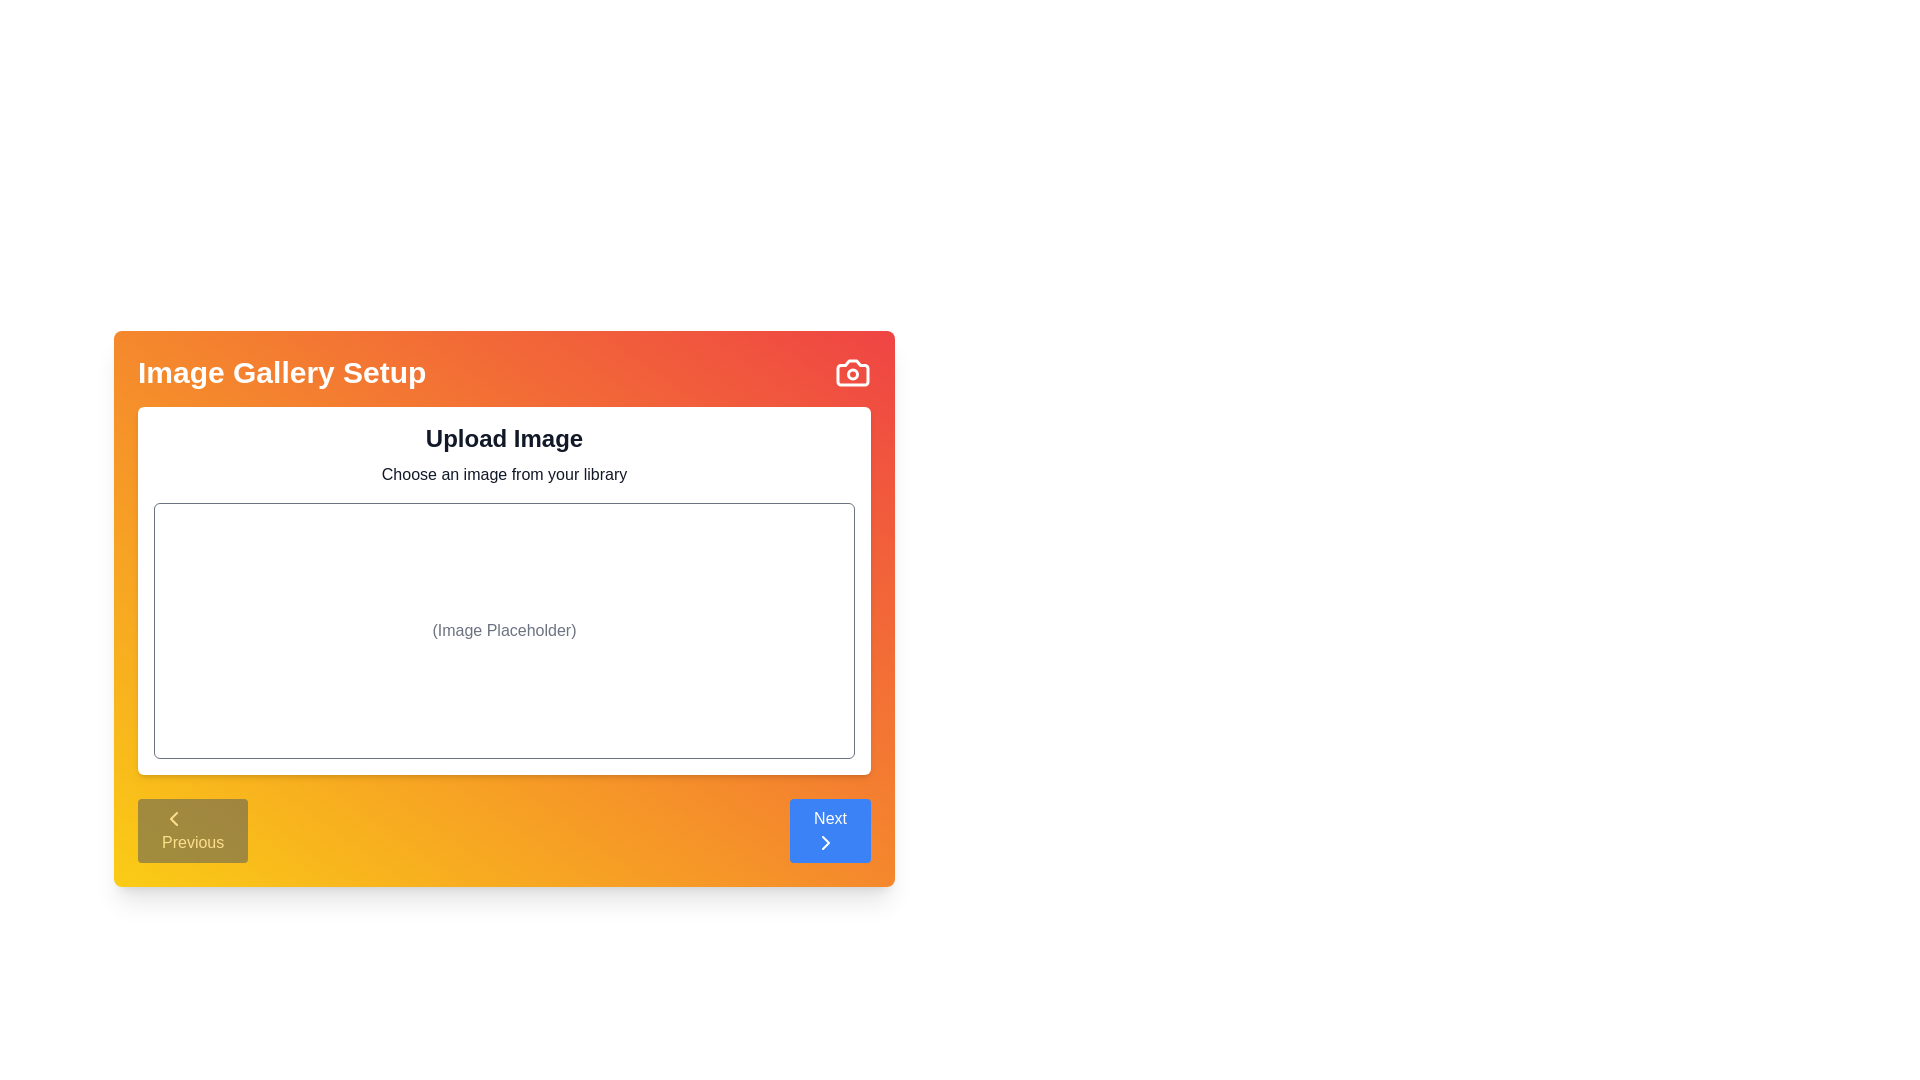  What do you see at coordinates (504, 631) in the screenshot?
I see `the 'Image Placeholder' area to initiate the image upload or selection process` at bounding box center [504, 631].